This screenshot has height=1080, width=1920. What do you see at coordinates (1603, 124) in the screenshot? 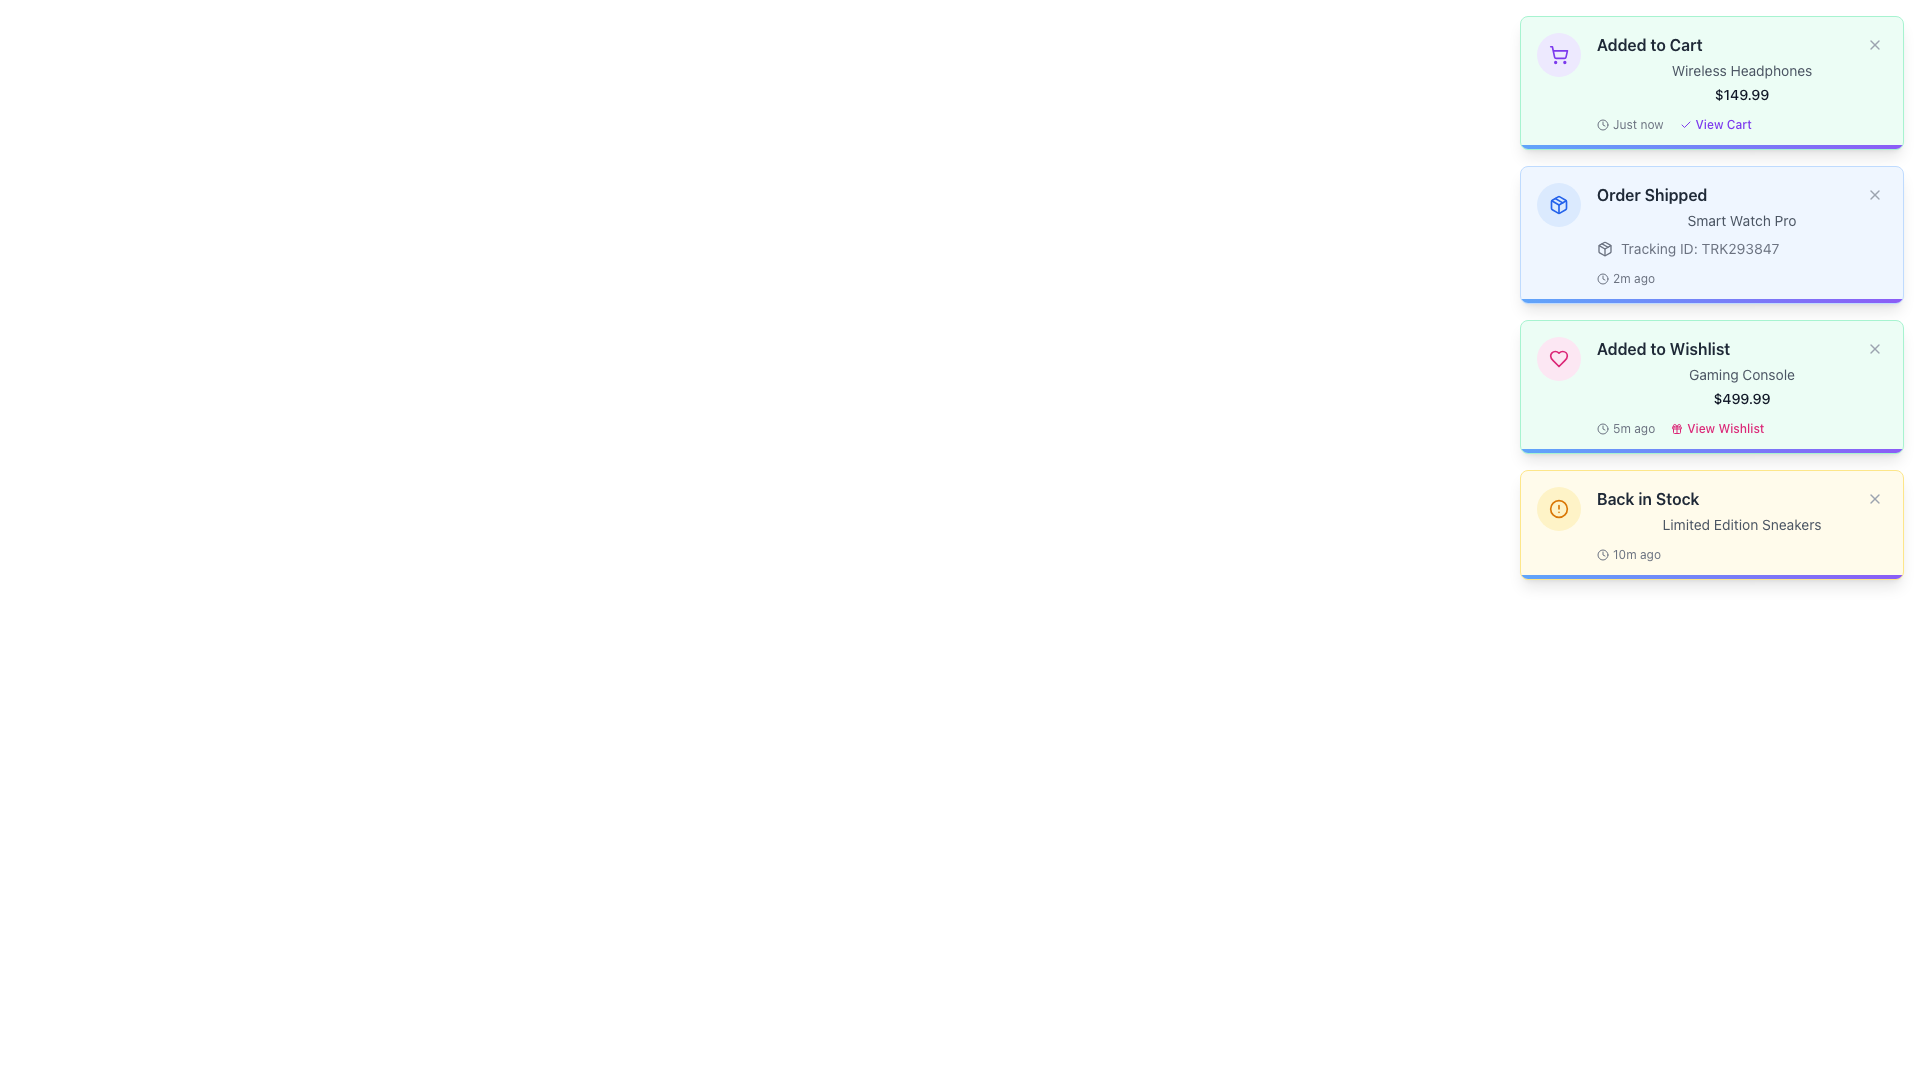
I see `the main circular component of the clock icon within the 'Added to Cart' notification card` at bounding box center [1603, 124].